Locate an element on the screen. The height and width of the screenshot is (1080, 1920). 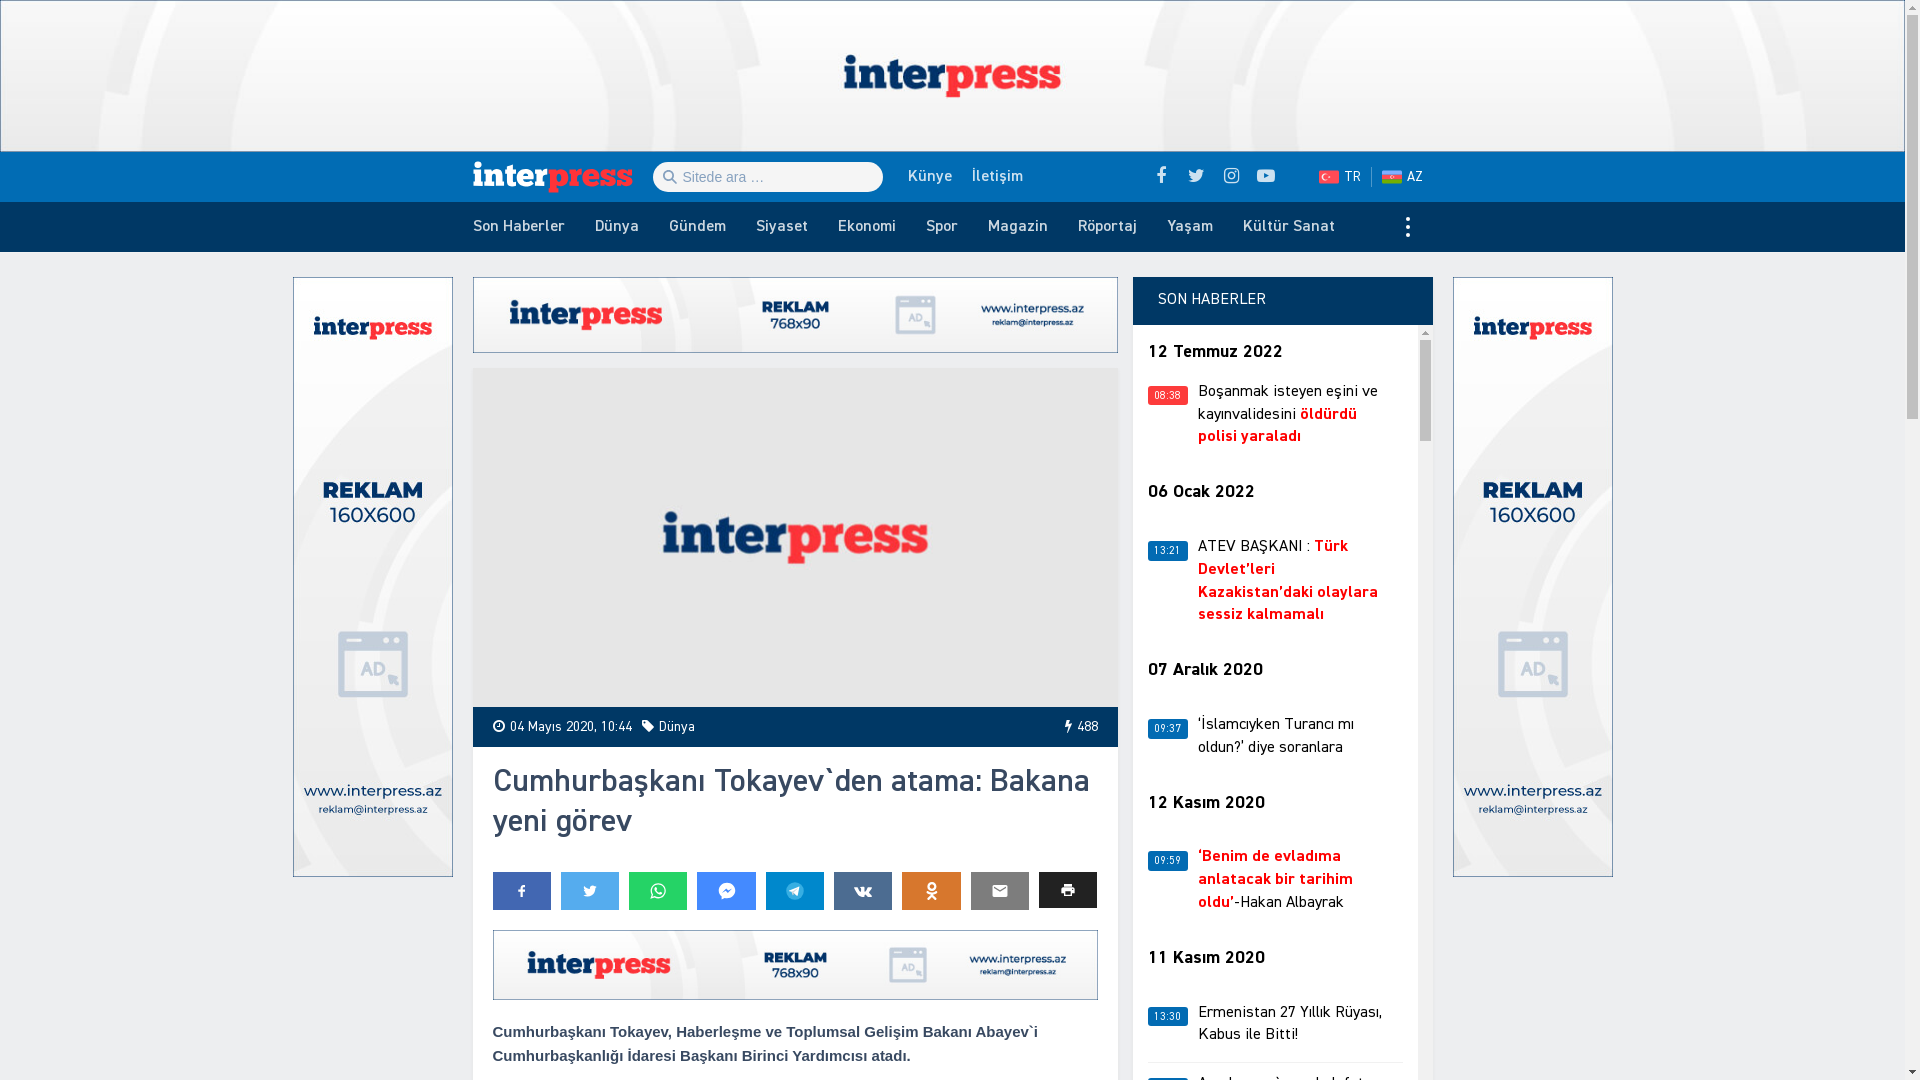
'Son Haberler' is located at coordinates (518, 226).